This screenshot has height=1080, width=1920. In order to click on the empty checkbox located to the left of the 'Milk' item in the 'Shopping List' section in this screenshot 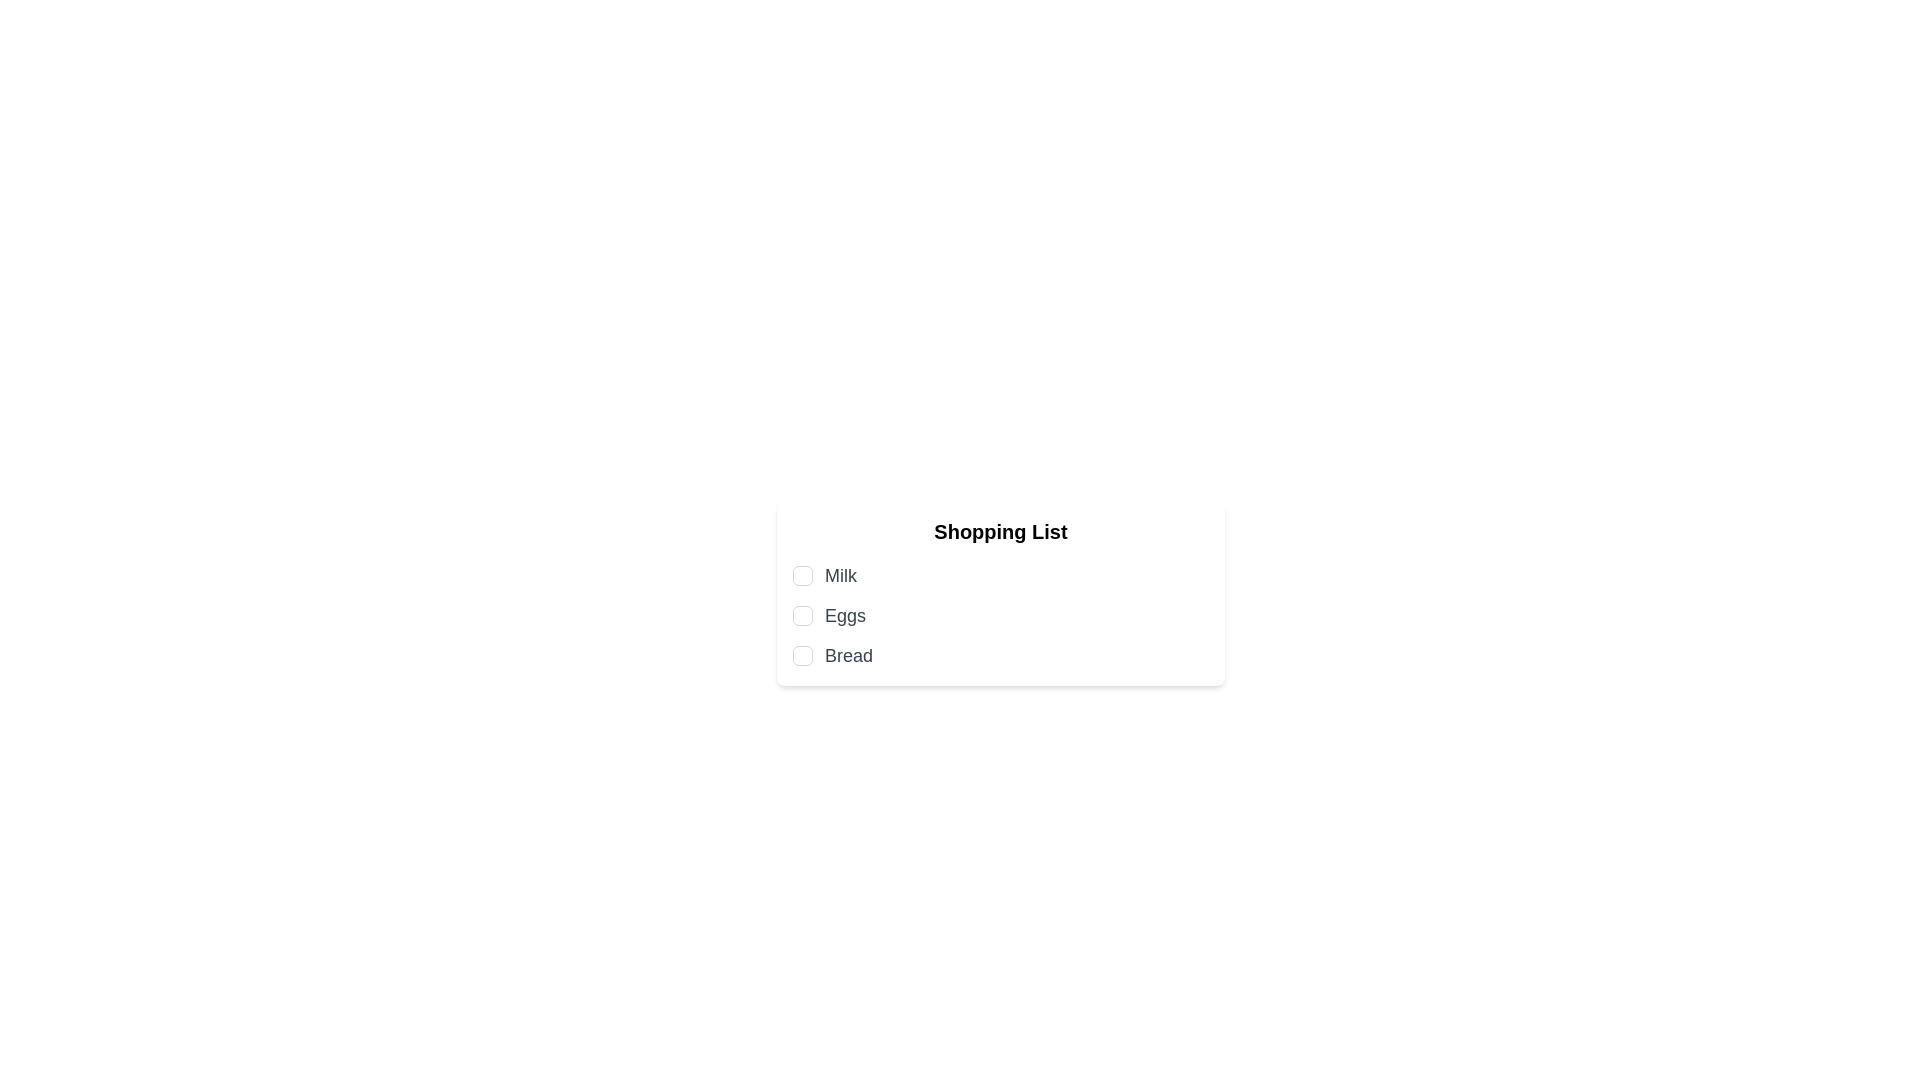, I will do `click(802, 575)`.